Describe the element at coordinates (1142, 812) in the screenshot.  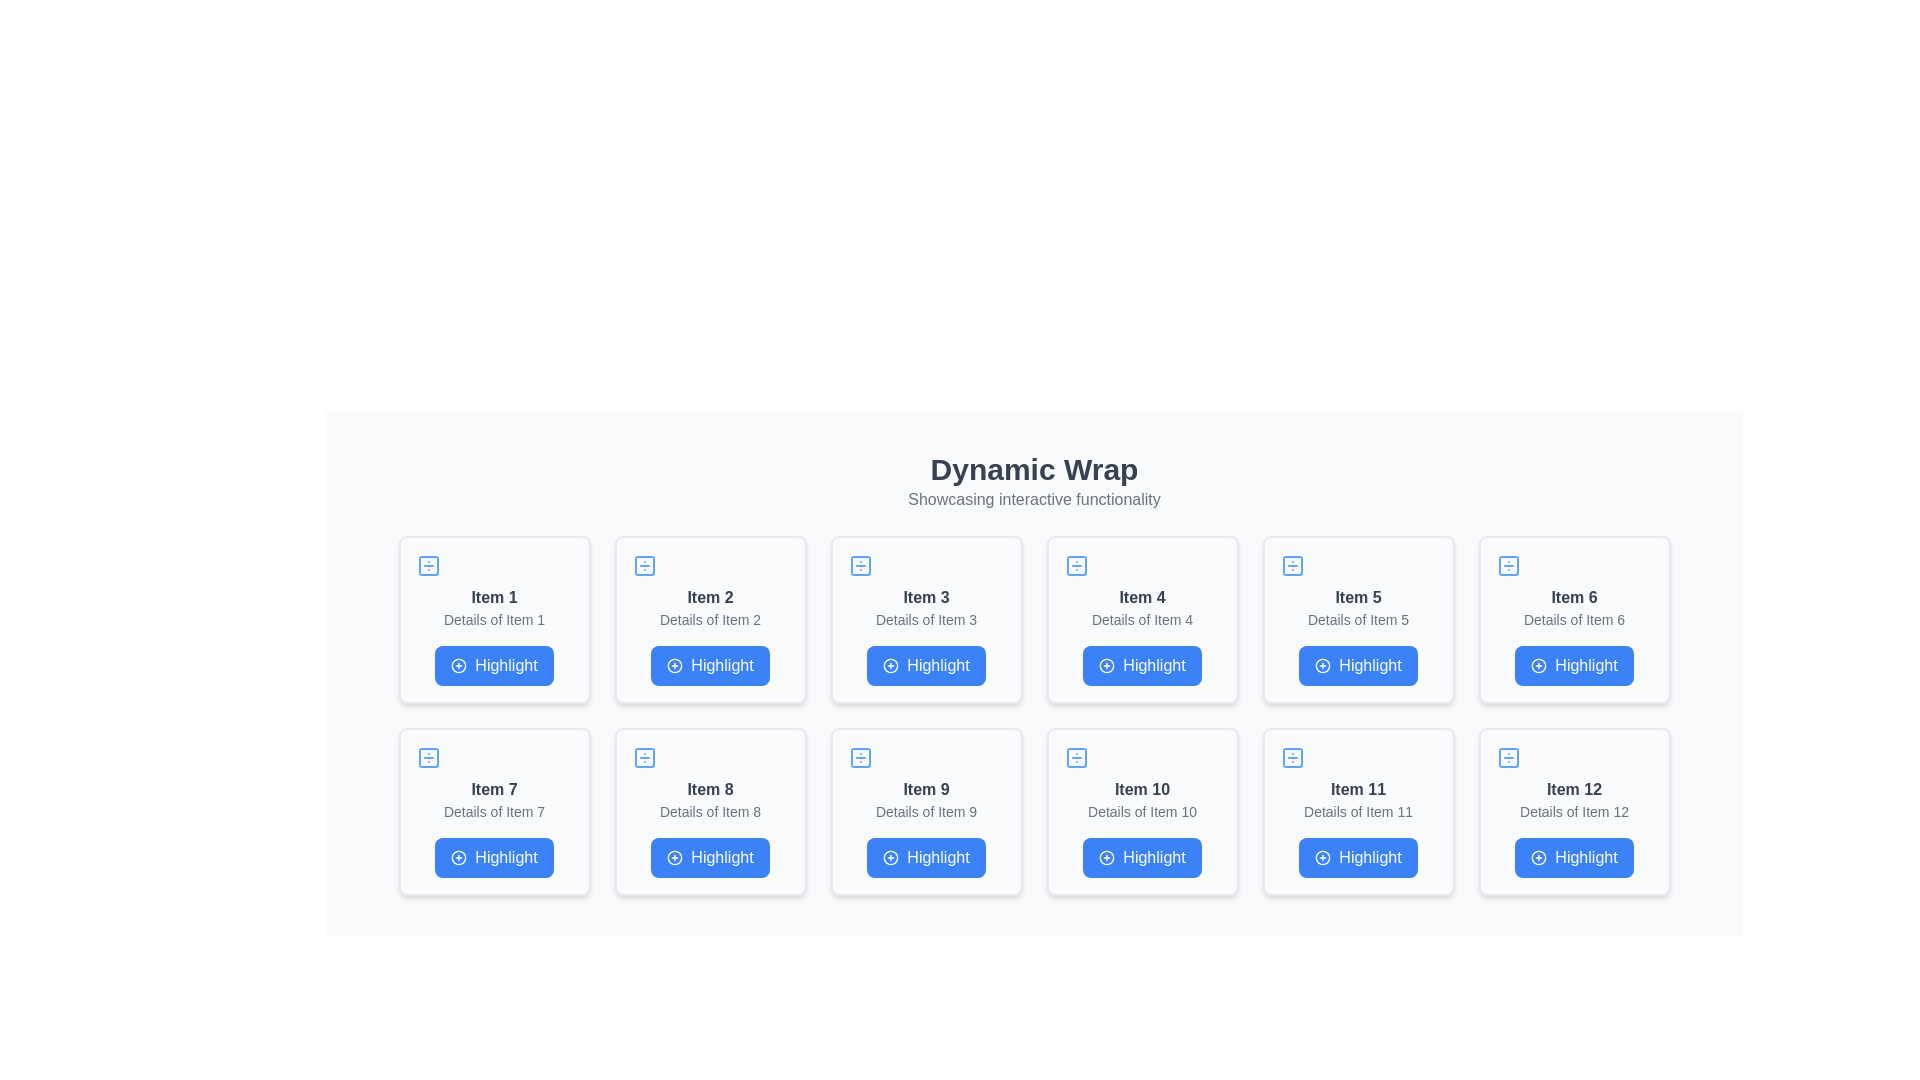
I see `the 'Highlight' button on the interactive card for 'Item 10', located in the second row, fourth card from the left` at that location.